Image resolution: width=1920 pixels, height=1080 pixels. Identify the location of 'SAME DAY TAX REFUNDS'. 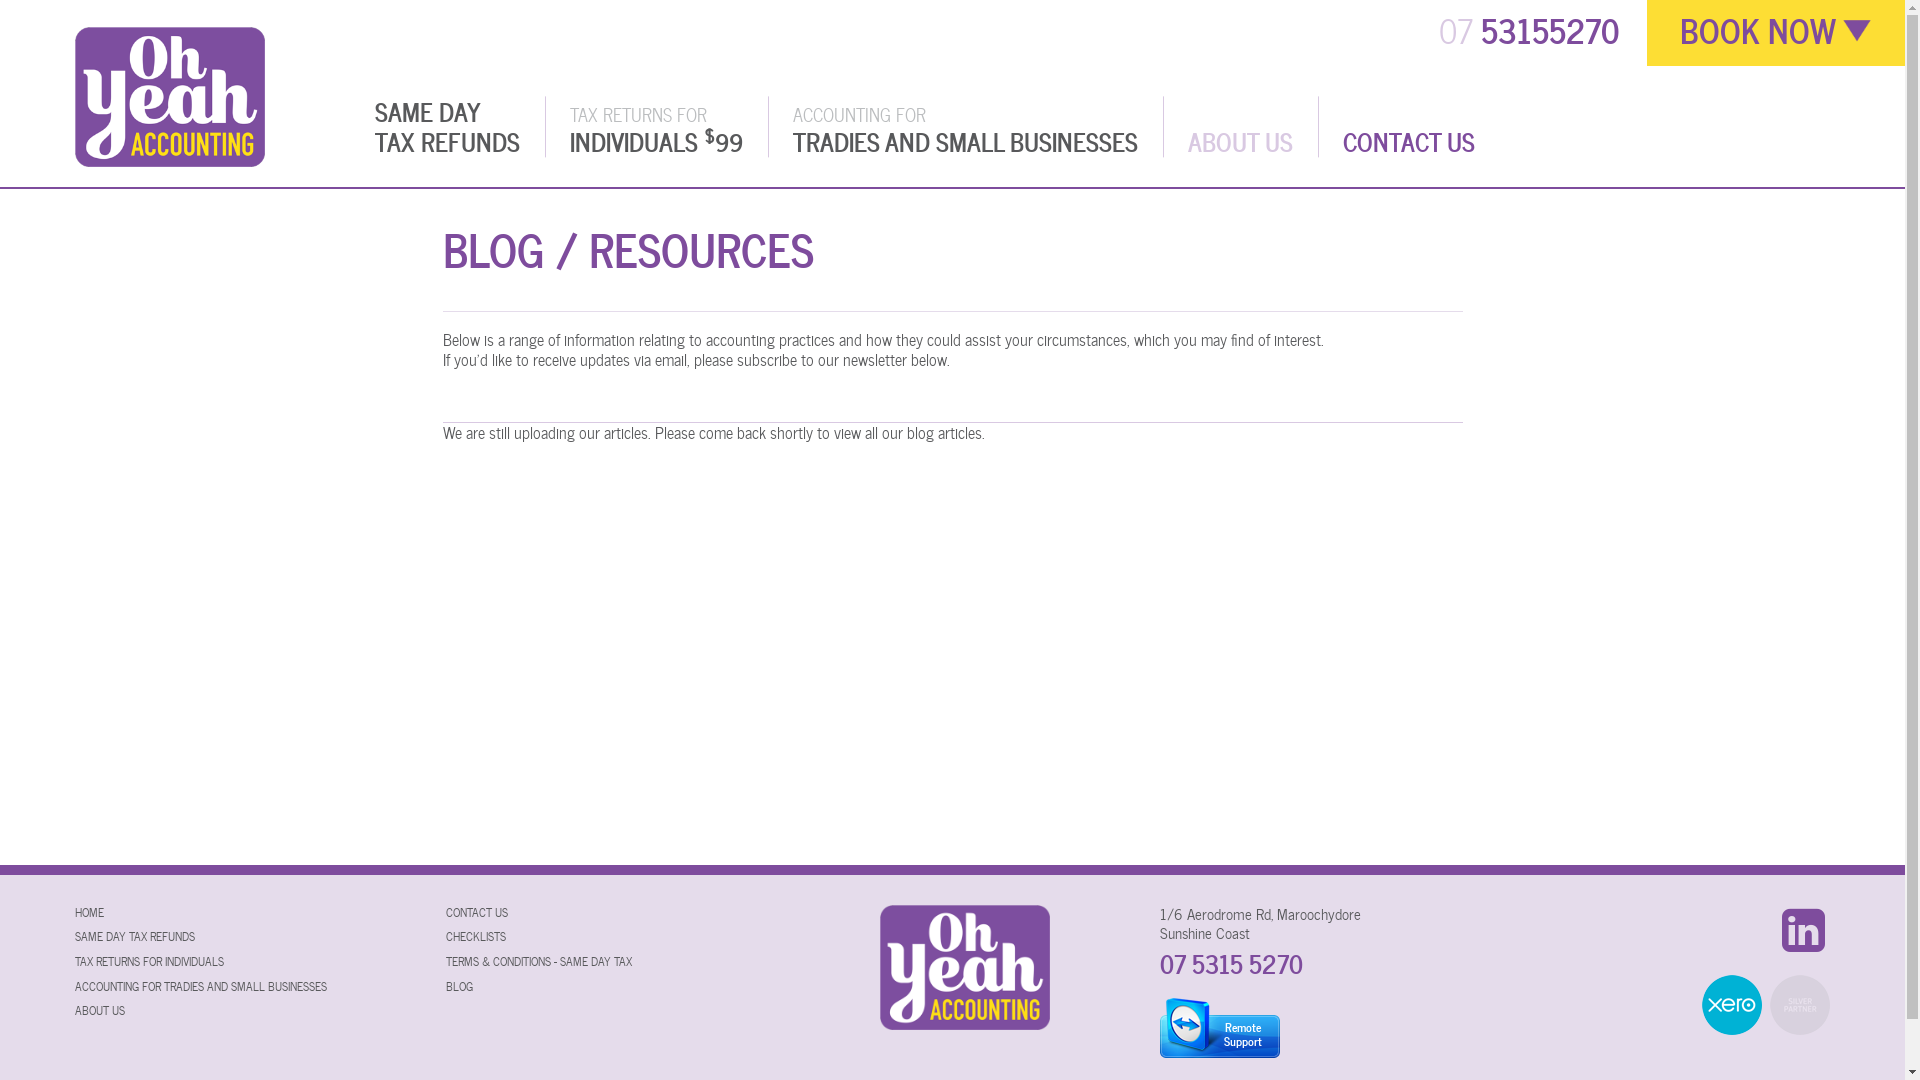
(133, 936).